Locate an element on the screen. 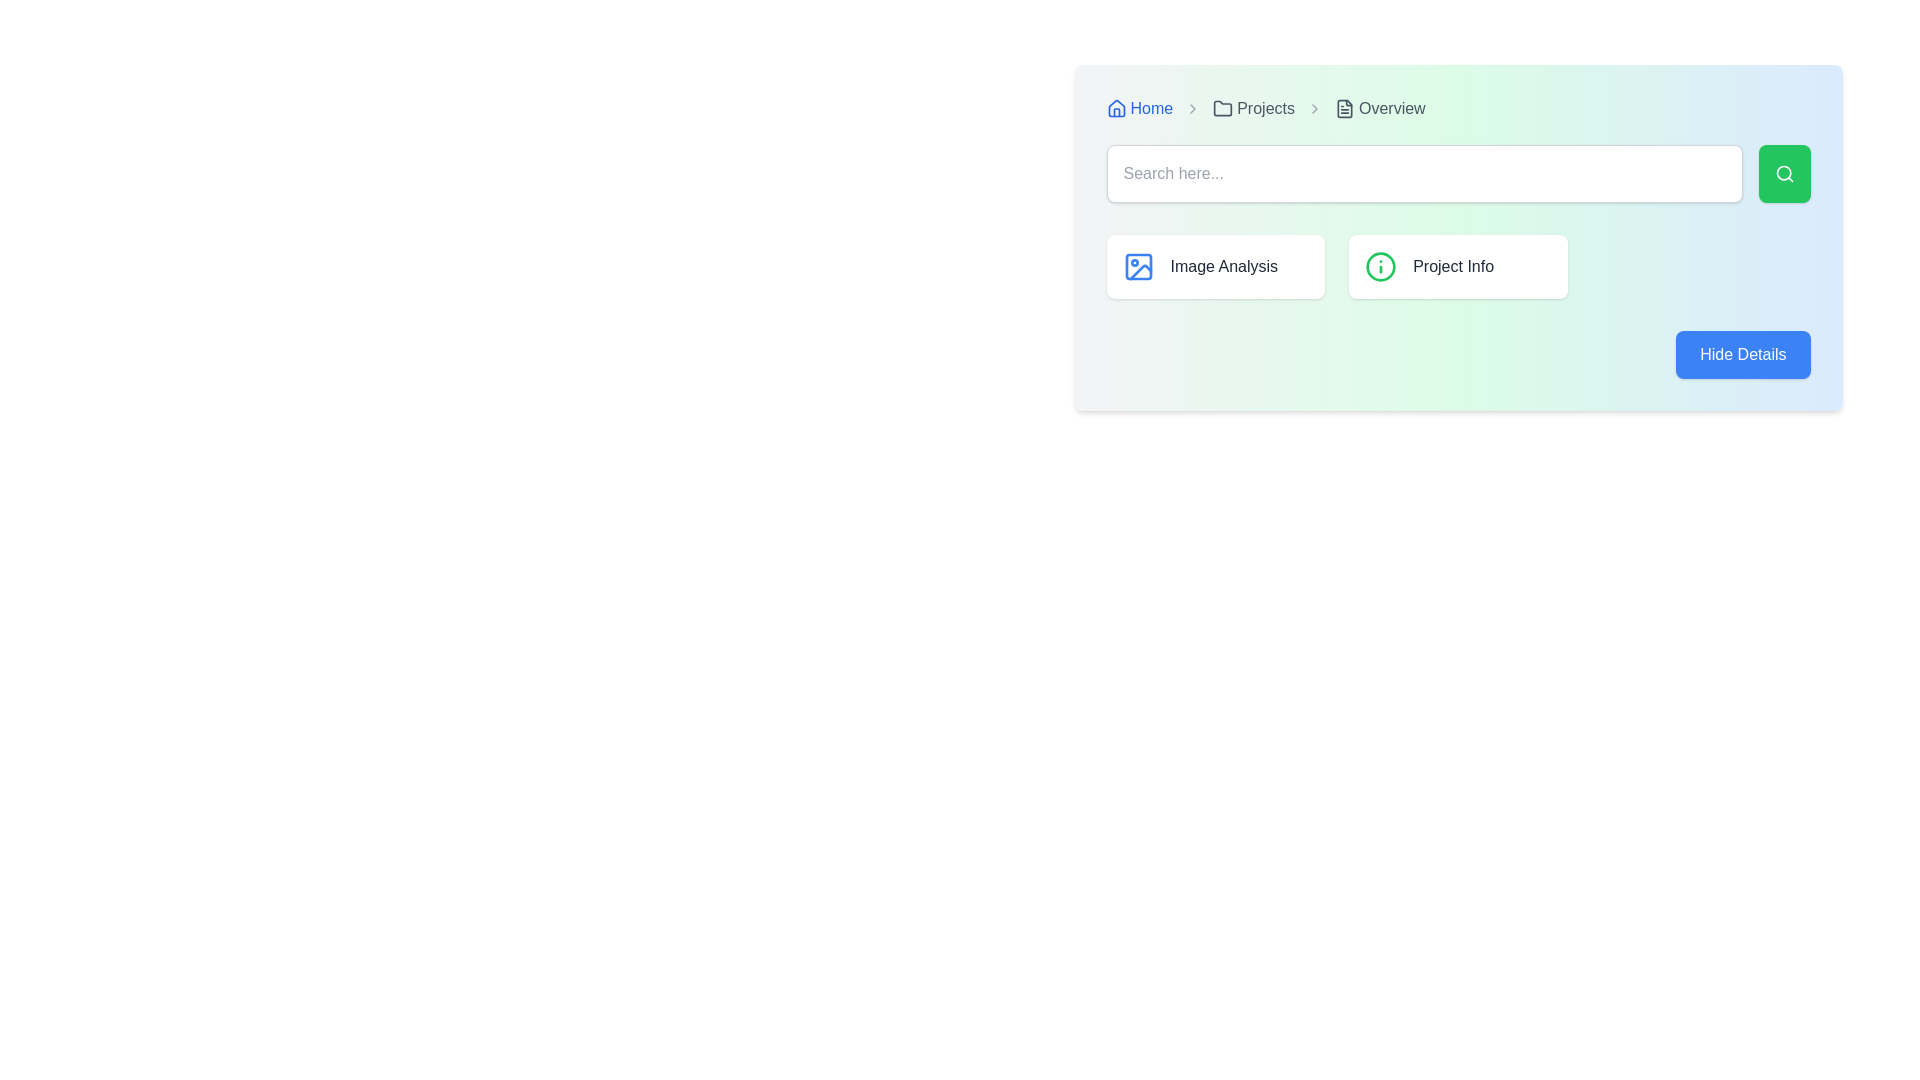 Image resolution: width=1920 pixels, height=1080 pixels. the hyperlink that serves as the navigation link to the homepage, located in the top-left section of the navigation bar is located at coordinates (1139, 108).